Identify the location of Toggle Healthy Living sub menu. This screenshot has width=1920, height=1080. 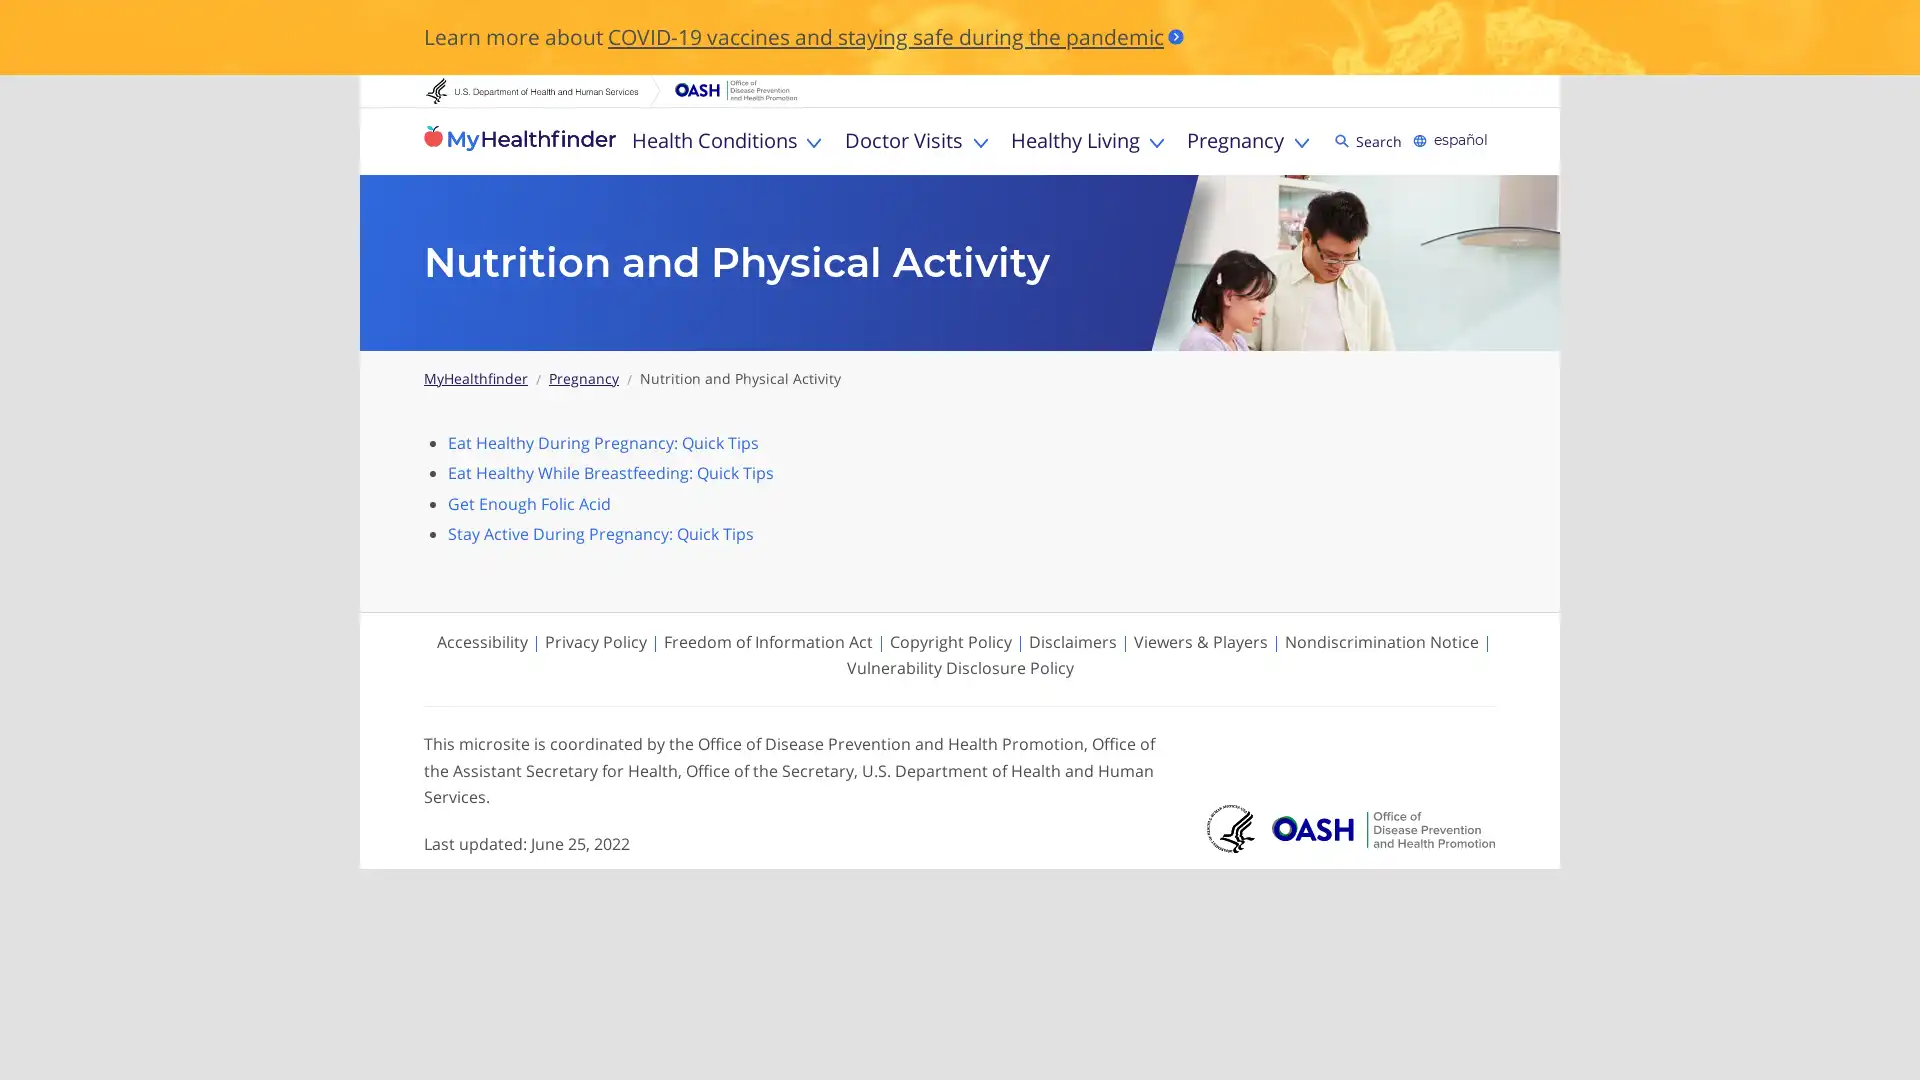
(1156, 140).